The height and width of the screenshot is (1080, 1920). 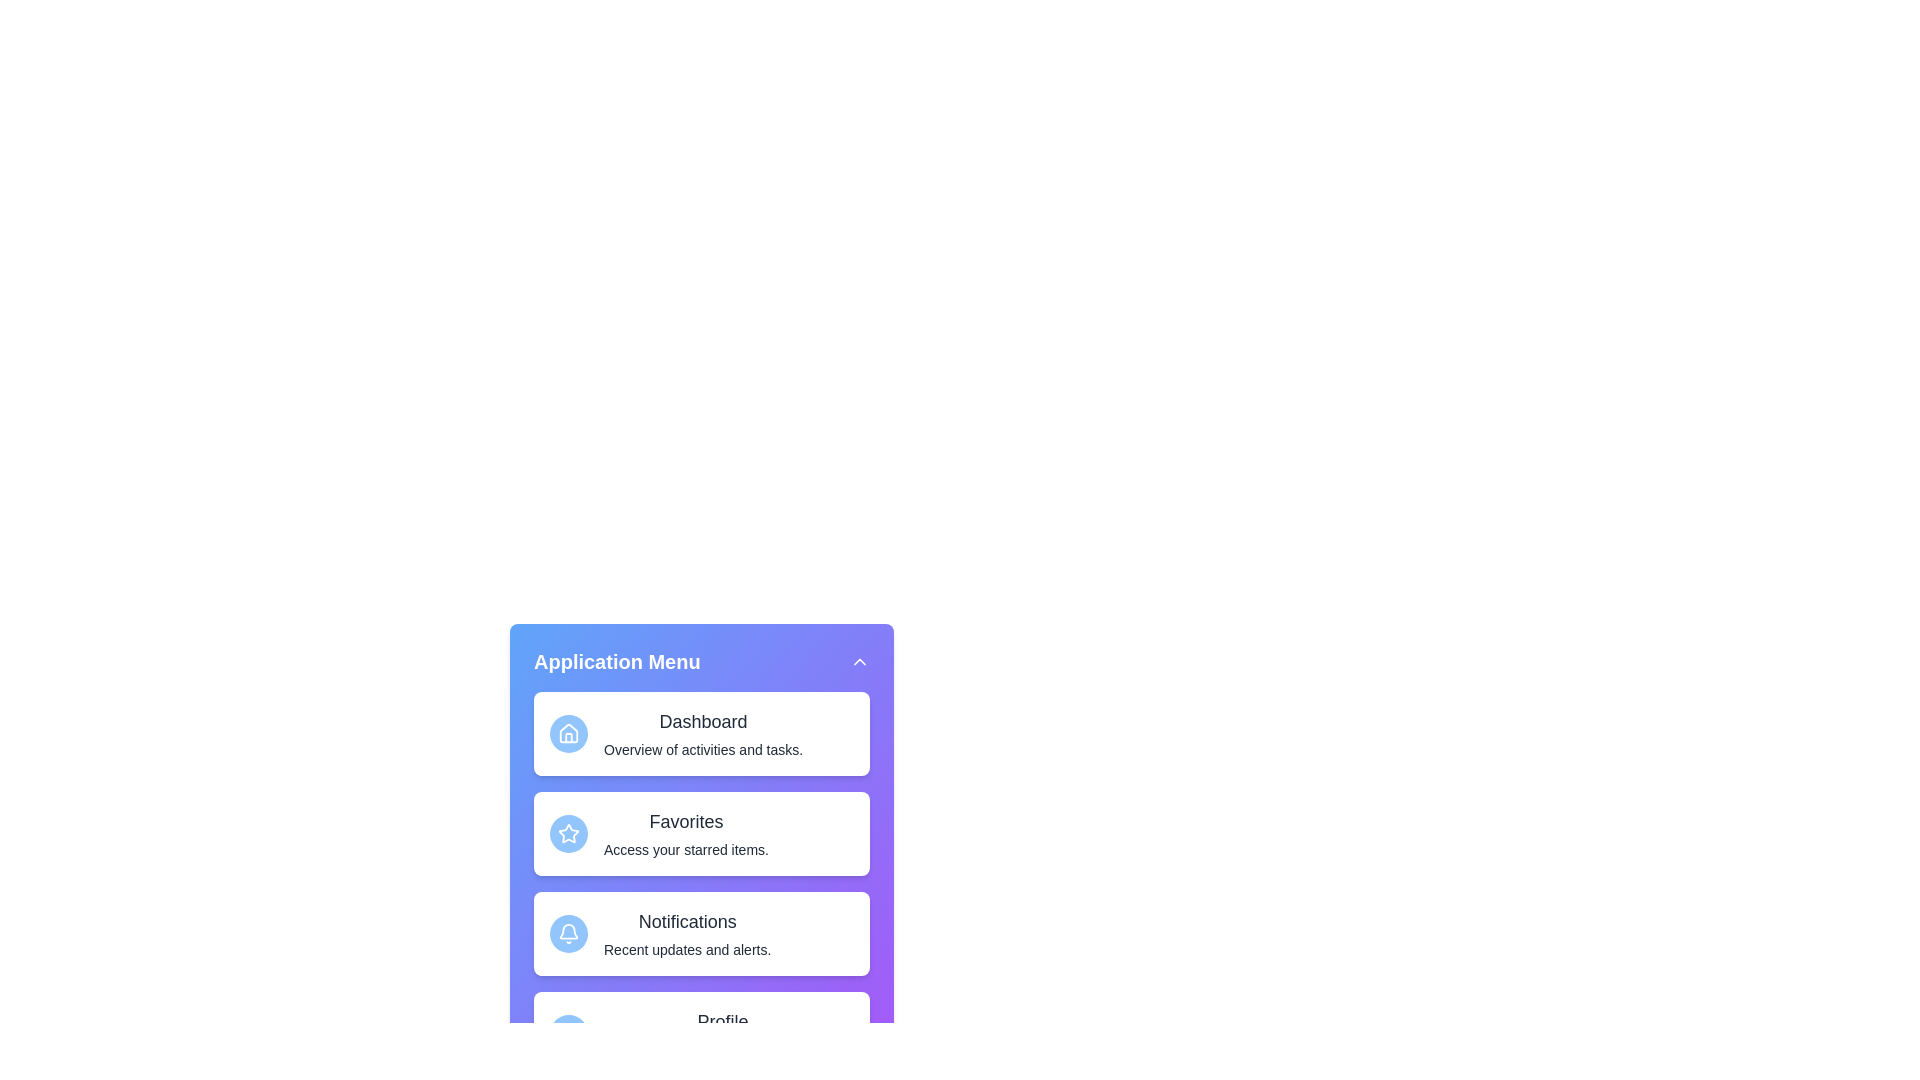 I want to click on the menu item Profile, so click(x=701, y=1033).